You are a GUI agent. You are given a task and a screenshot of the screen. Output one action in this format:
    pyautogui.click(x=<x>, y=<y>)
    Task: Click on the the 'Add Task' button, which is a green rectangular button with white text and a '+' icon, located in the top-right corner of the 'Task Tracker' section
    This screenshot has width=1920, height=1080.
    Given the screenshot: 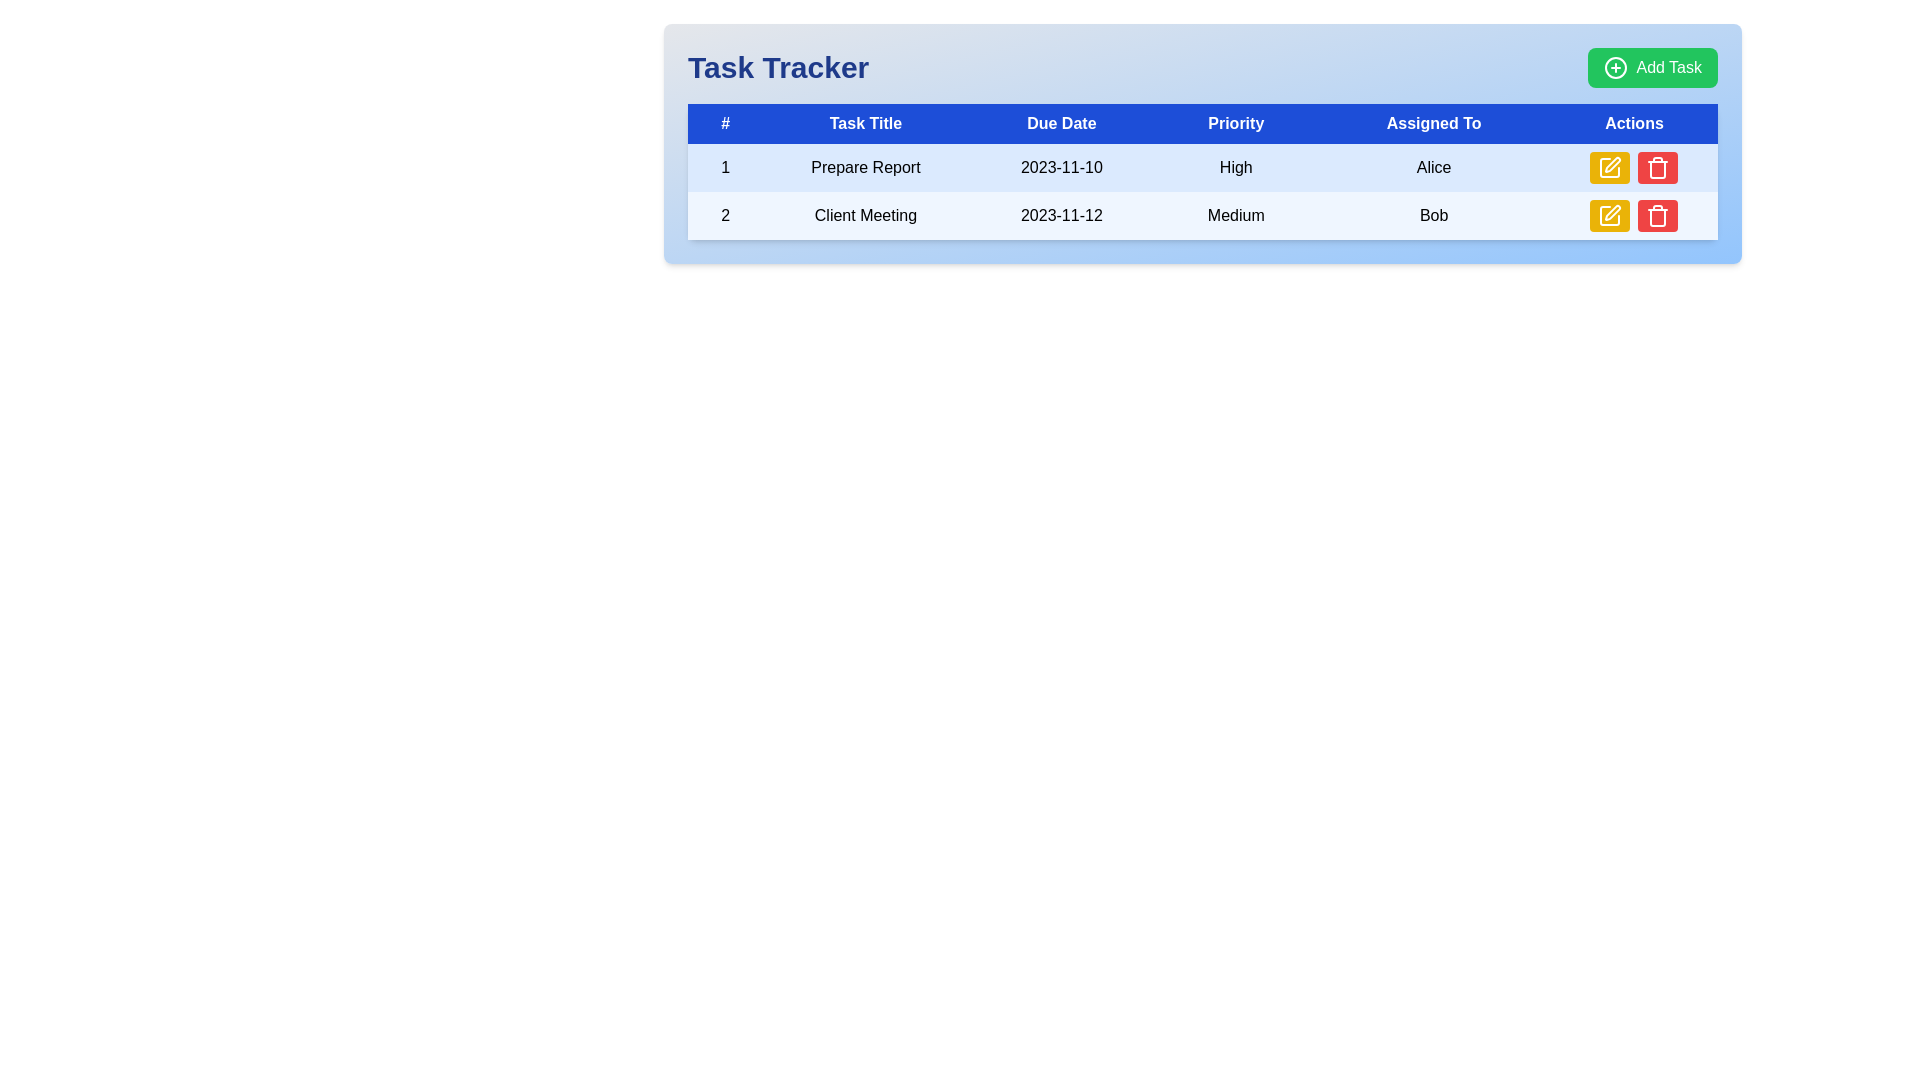 What is the action you would take?
    pyautogui.click(x=1653, y=67)
    